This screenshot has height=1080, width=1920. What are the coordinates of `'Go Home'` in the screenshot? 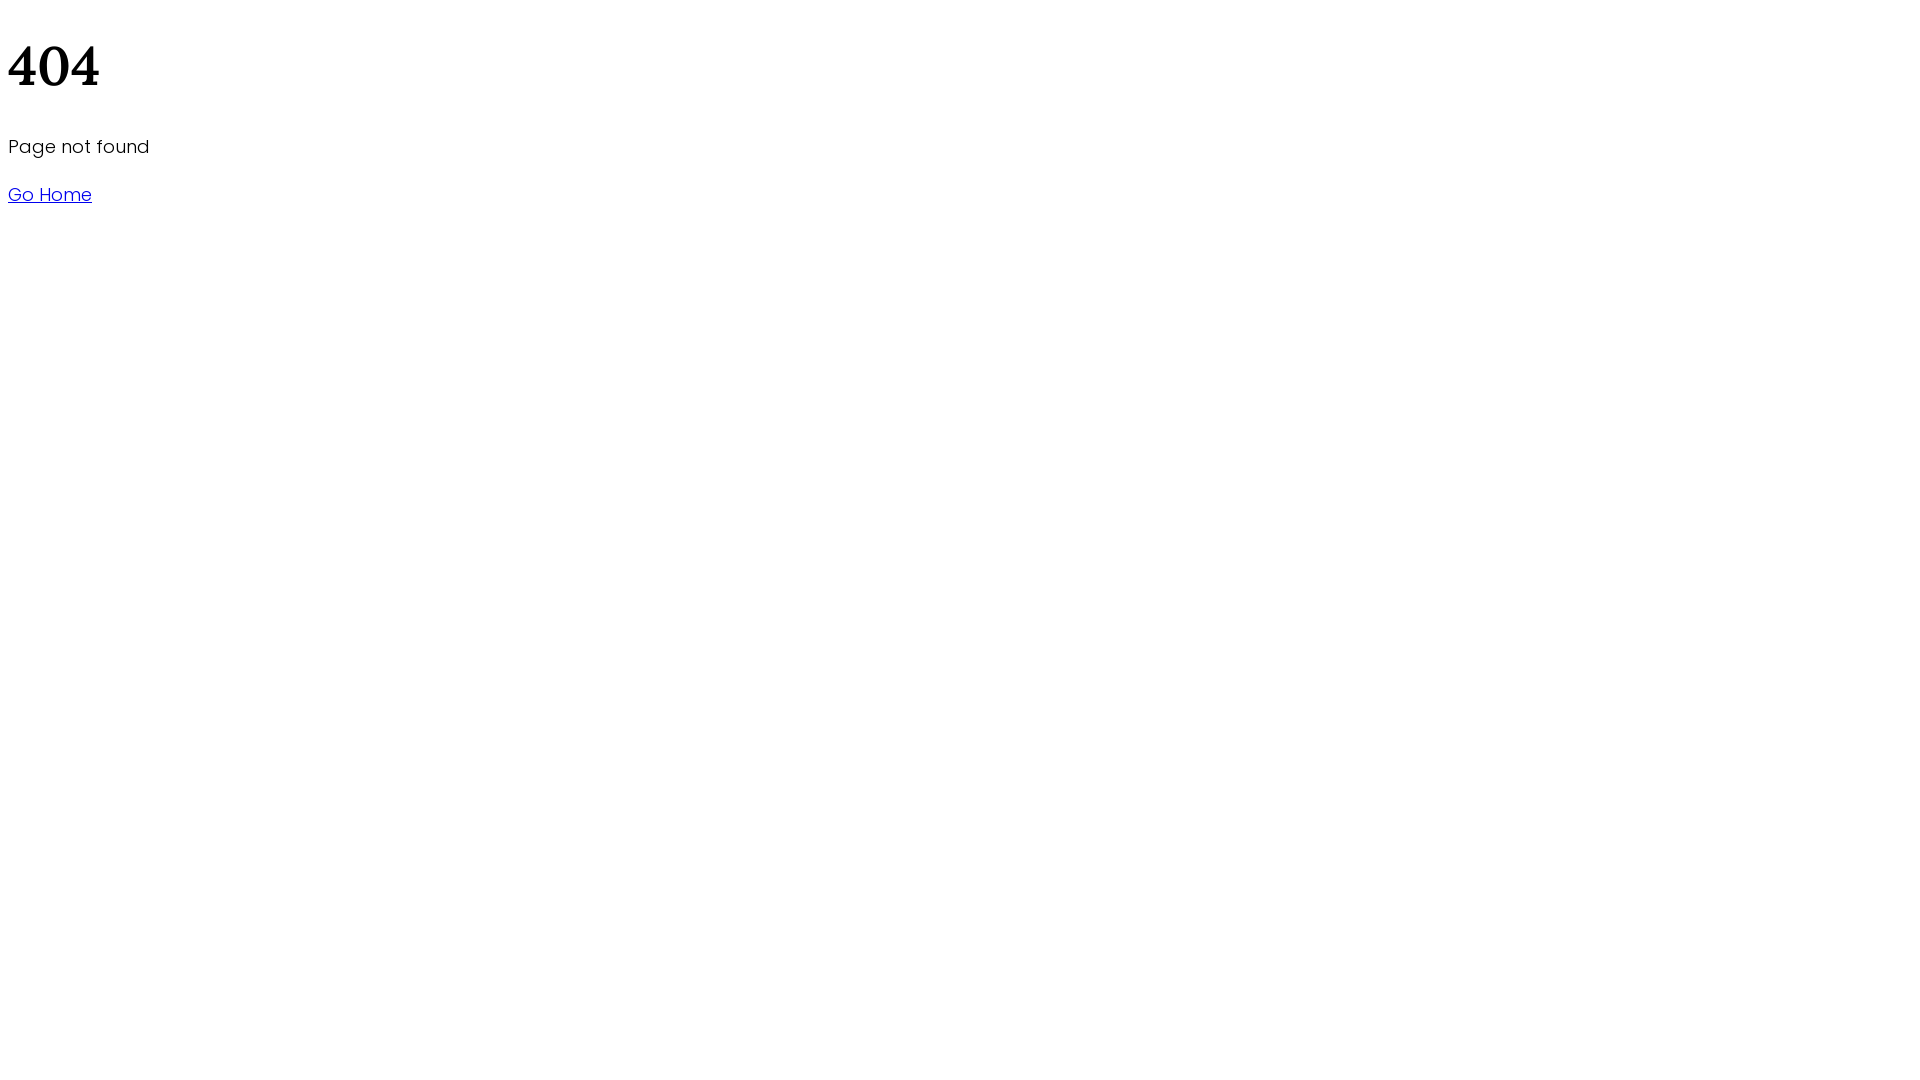 It's located at (49, 194).